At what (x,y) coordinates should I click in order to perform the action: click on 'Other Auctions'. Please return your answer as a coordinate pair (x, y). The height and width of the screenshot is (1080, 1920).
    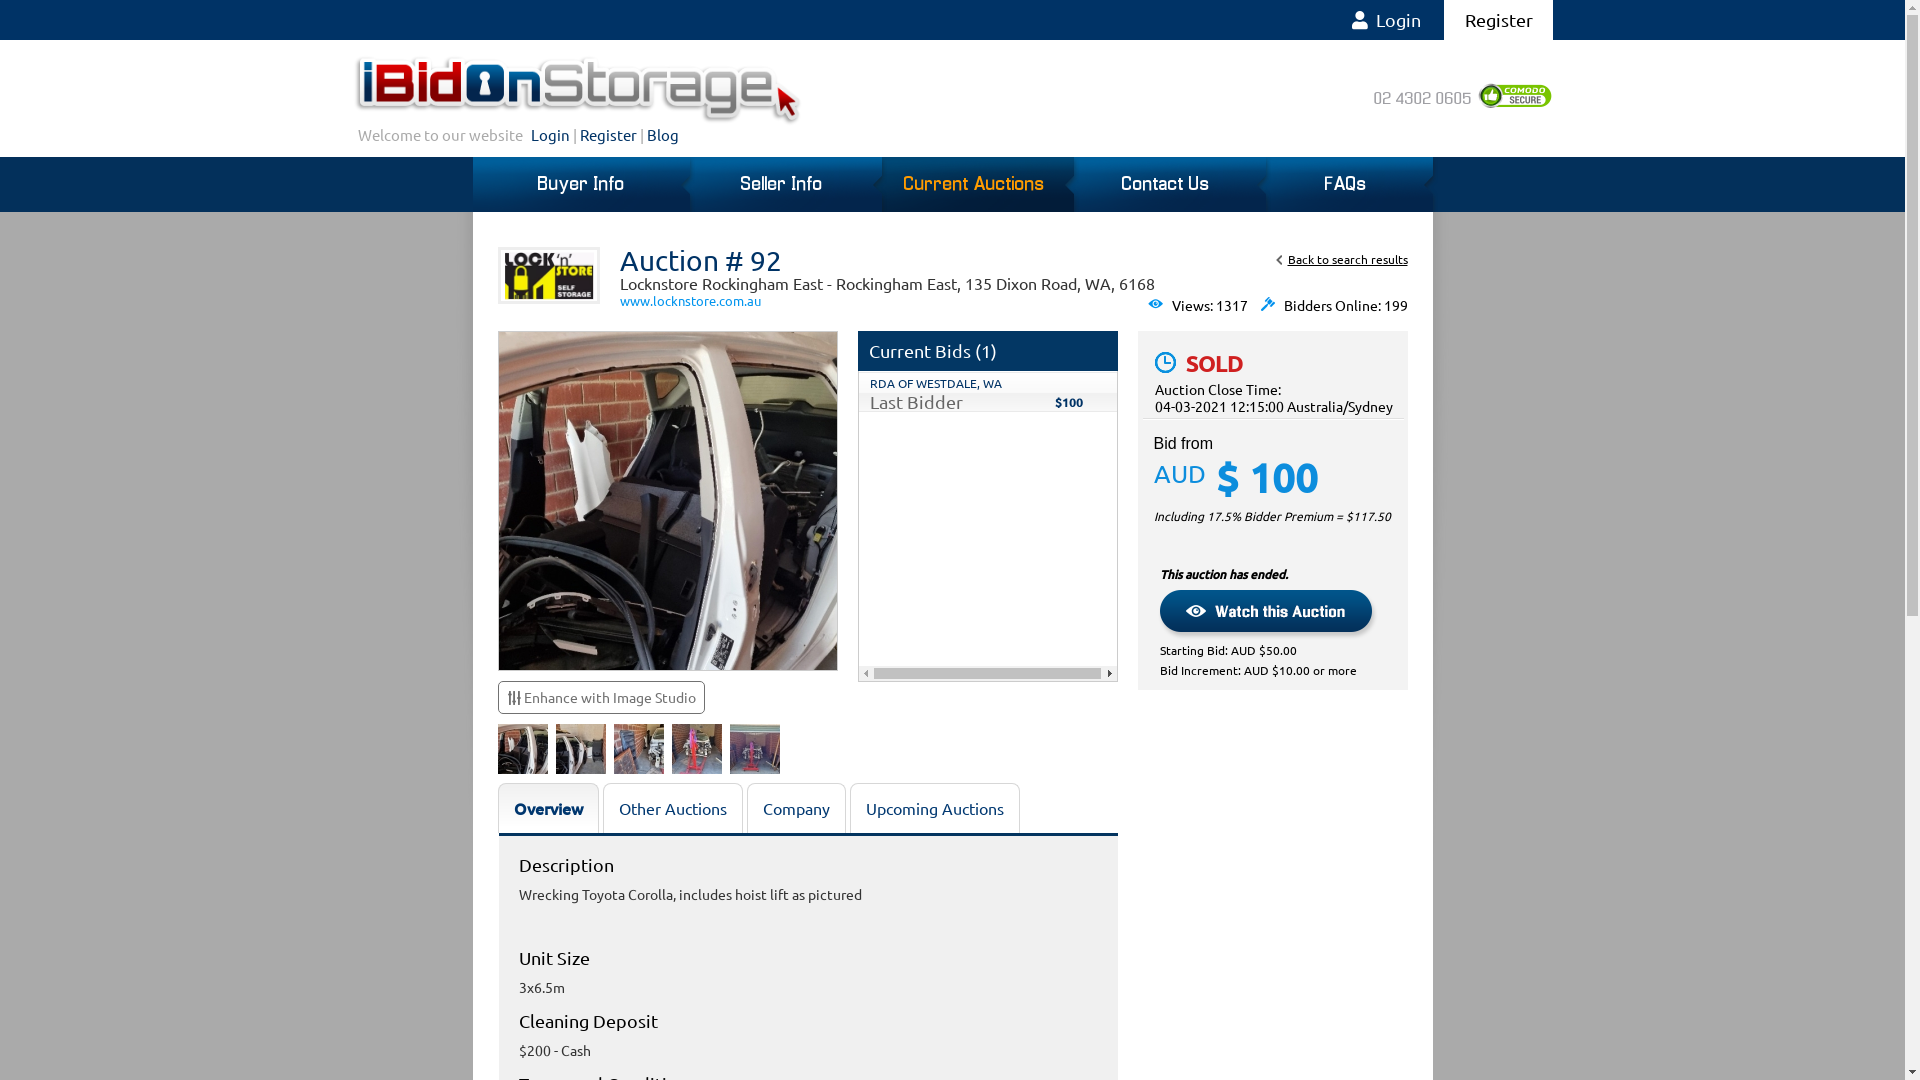
    Looking at the image, I should click on (672, 806).